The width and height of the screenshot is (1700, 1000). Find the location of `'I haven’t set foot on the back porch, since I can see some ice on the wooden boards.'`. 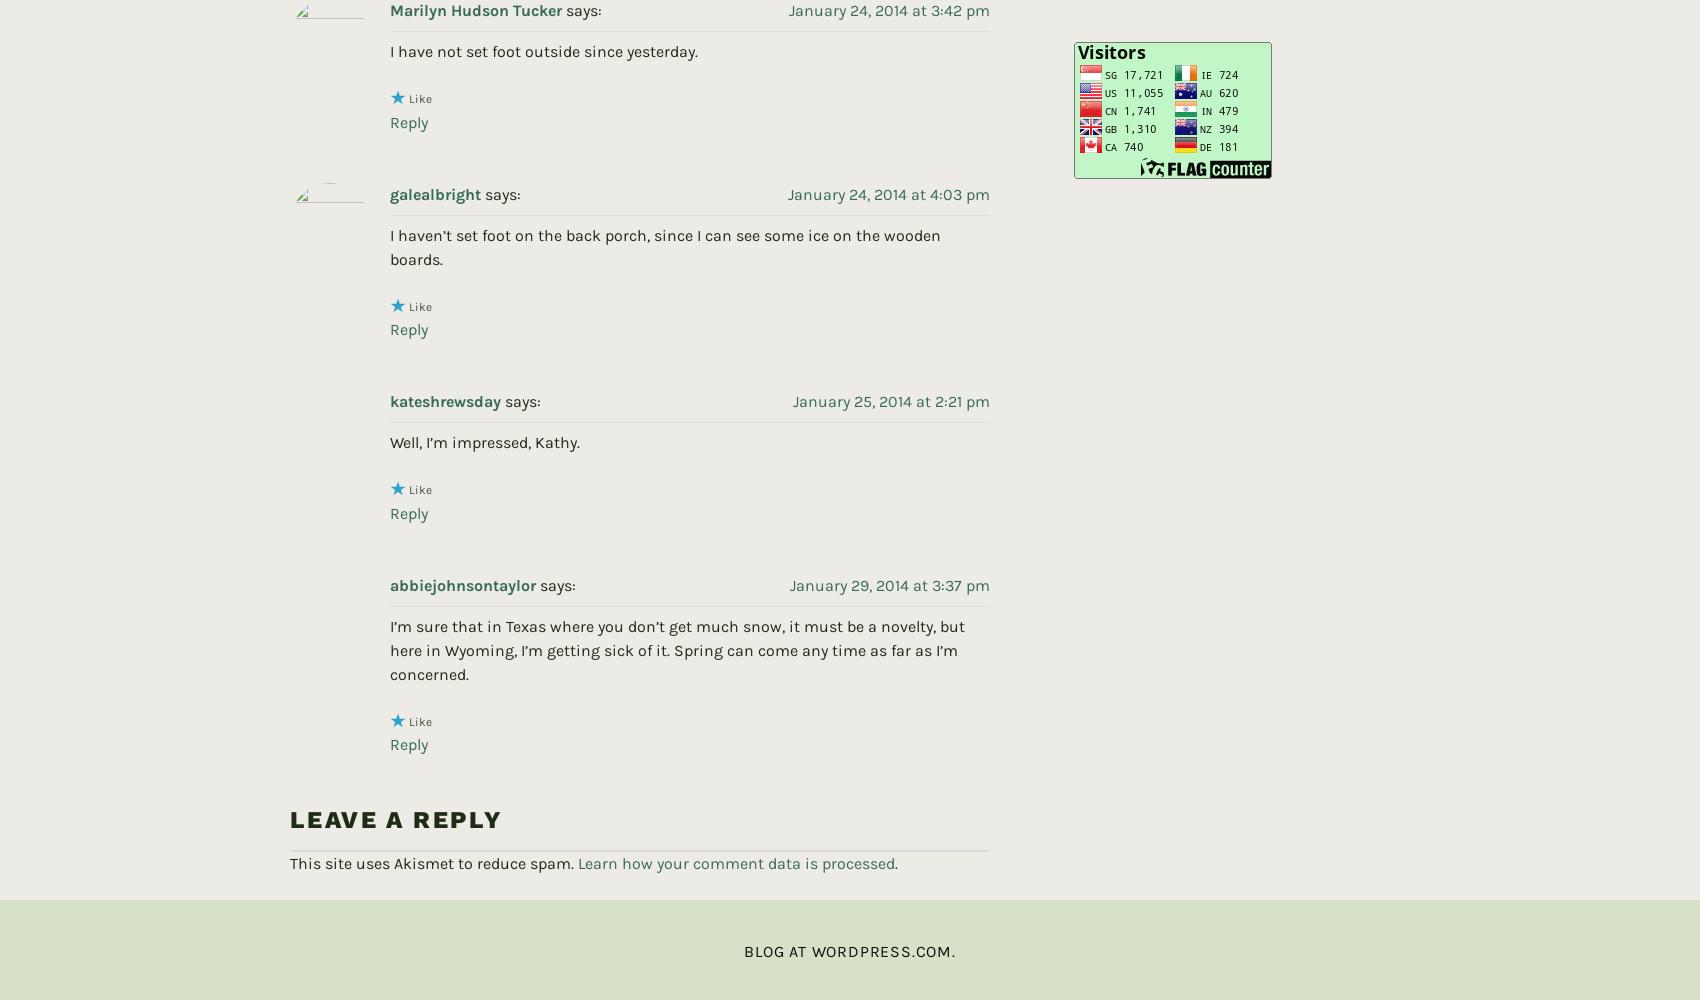

'I haven’t set foot on the back porch, since I can see some ice on the wooden boards.' is located at coordinates (665, 213).